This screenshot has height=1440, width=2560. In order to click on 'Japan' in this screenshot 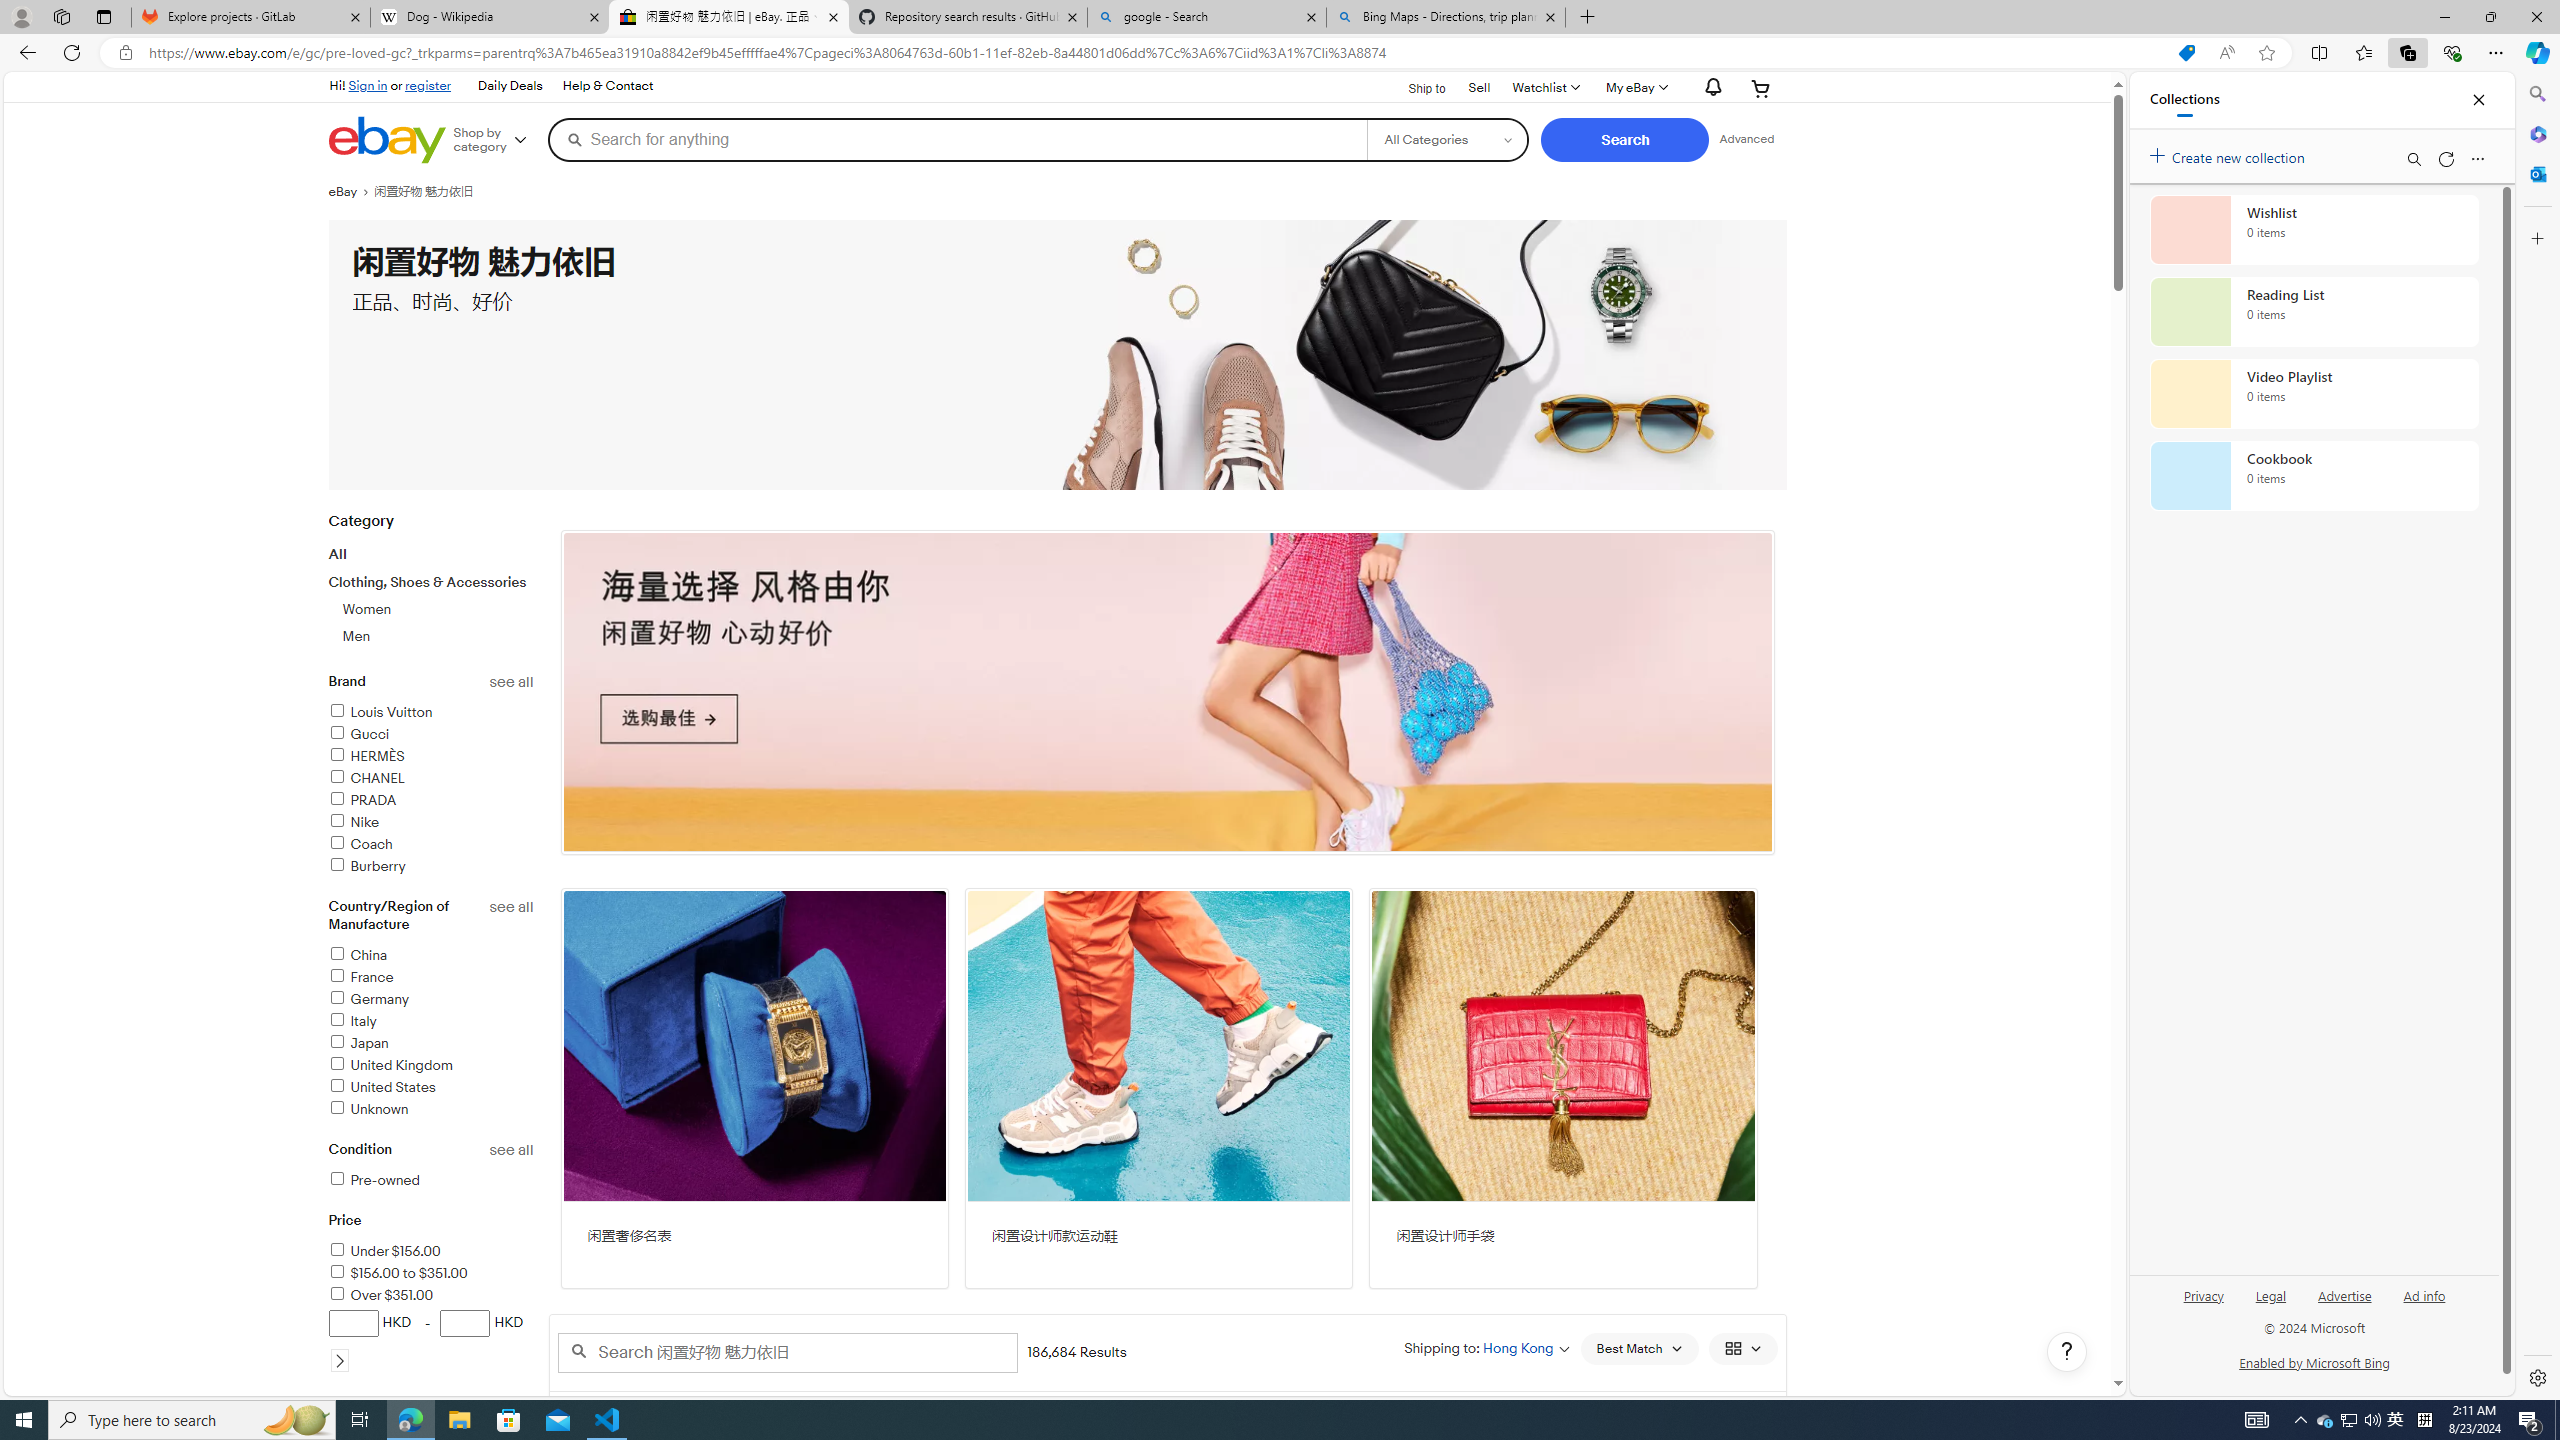, I will do `click(431, 1043)`.